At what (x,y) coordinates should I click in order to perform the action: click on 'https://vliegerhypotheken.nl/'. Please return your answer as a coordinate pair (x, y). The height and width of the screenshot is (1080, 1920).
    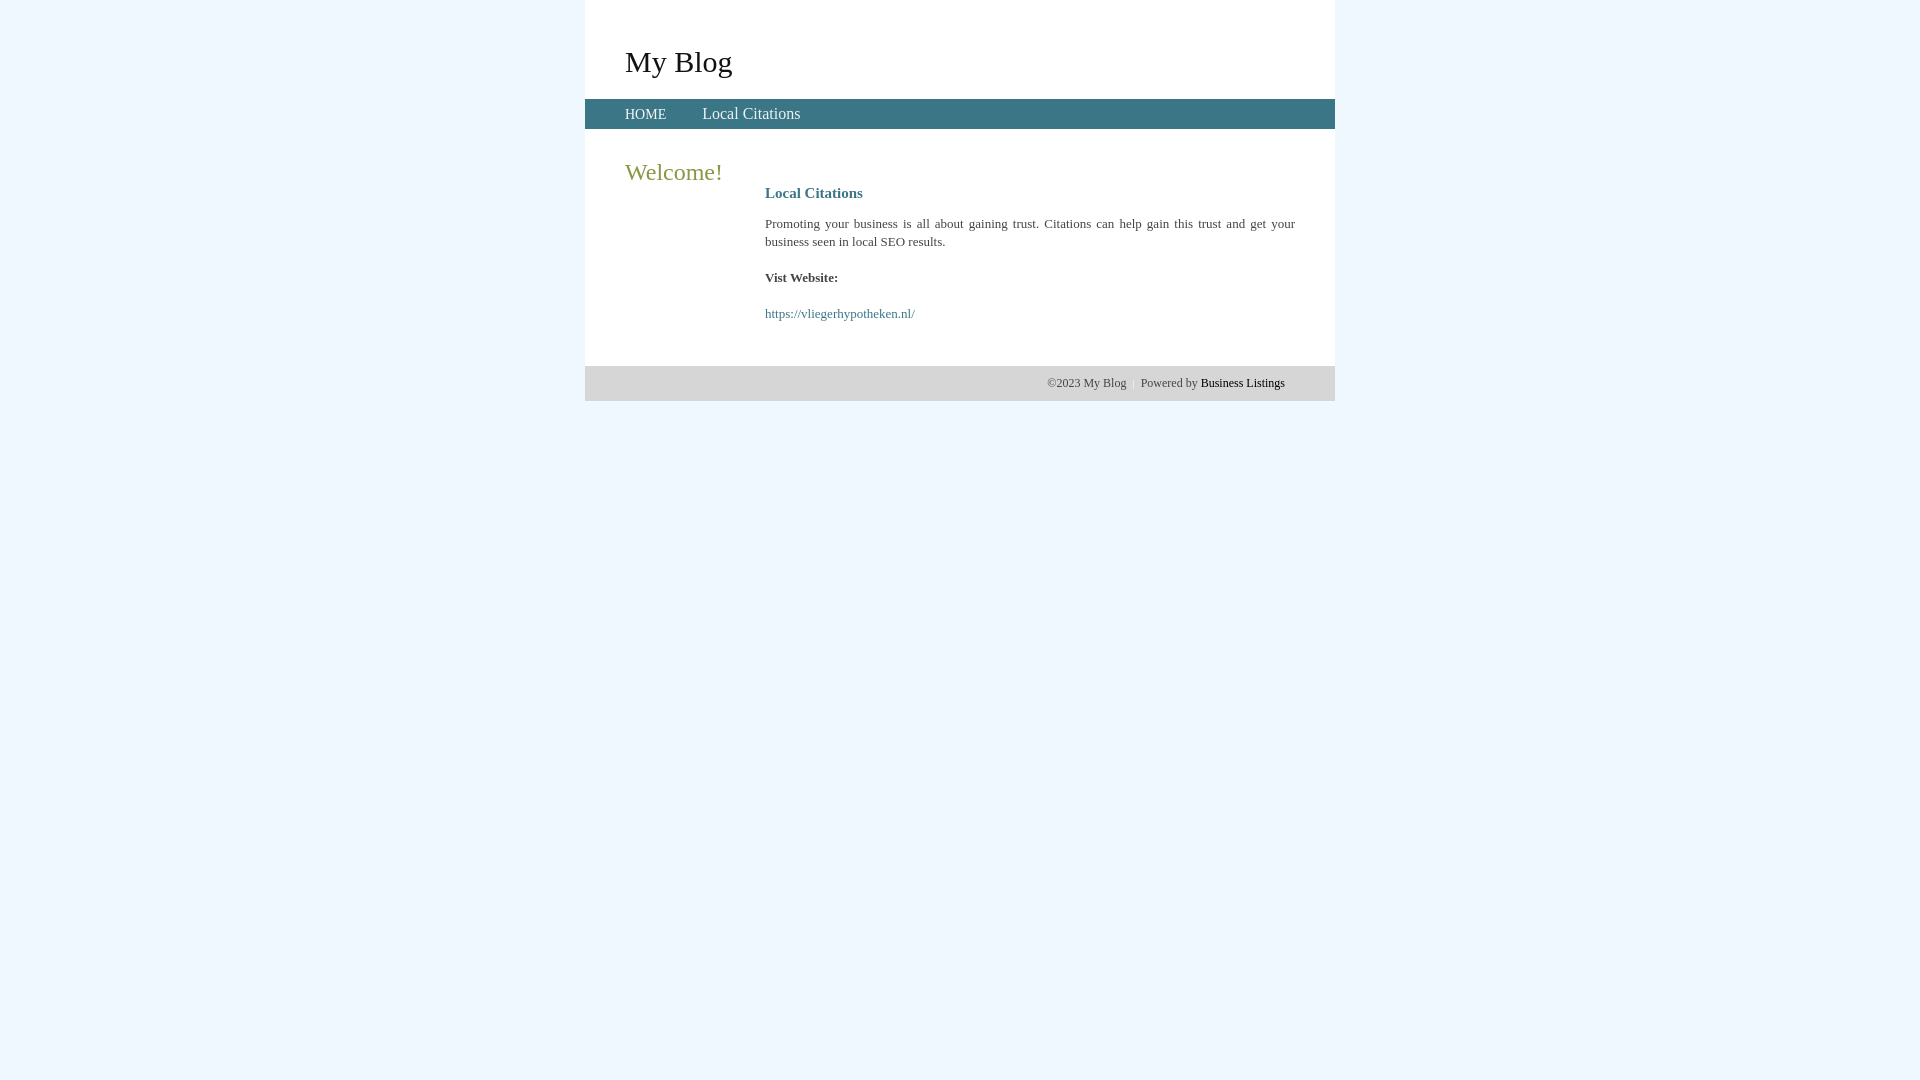
    Looking at the image, I should click on (840, 313).